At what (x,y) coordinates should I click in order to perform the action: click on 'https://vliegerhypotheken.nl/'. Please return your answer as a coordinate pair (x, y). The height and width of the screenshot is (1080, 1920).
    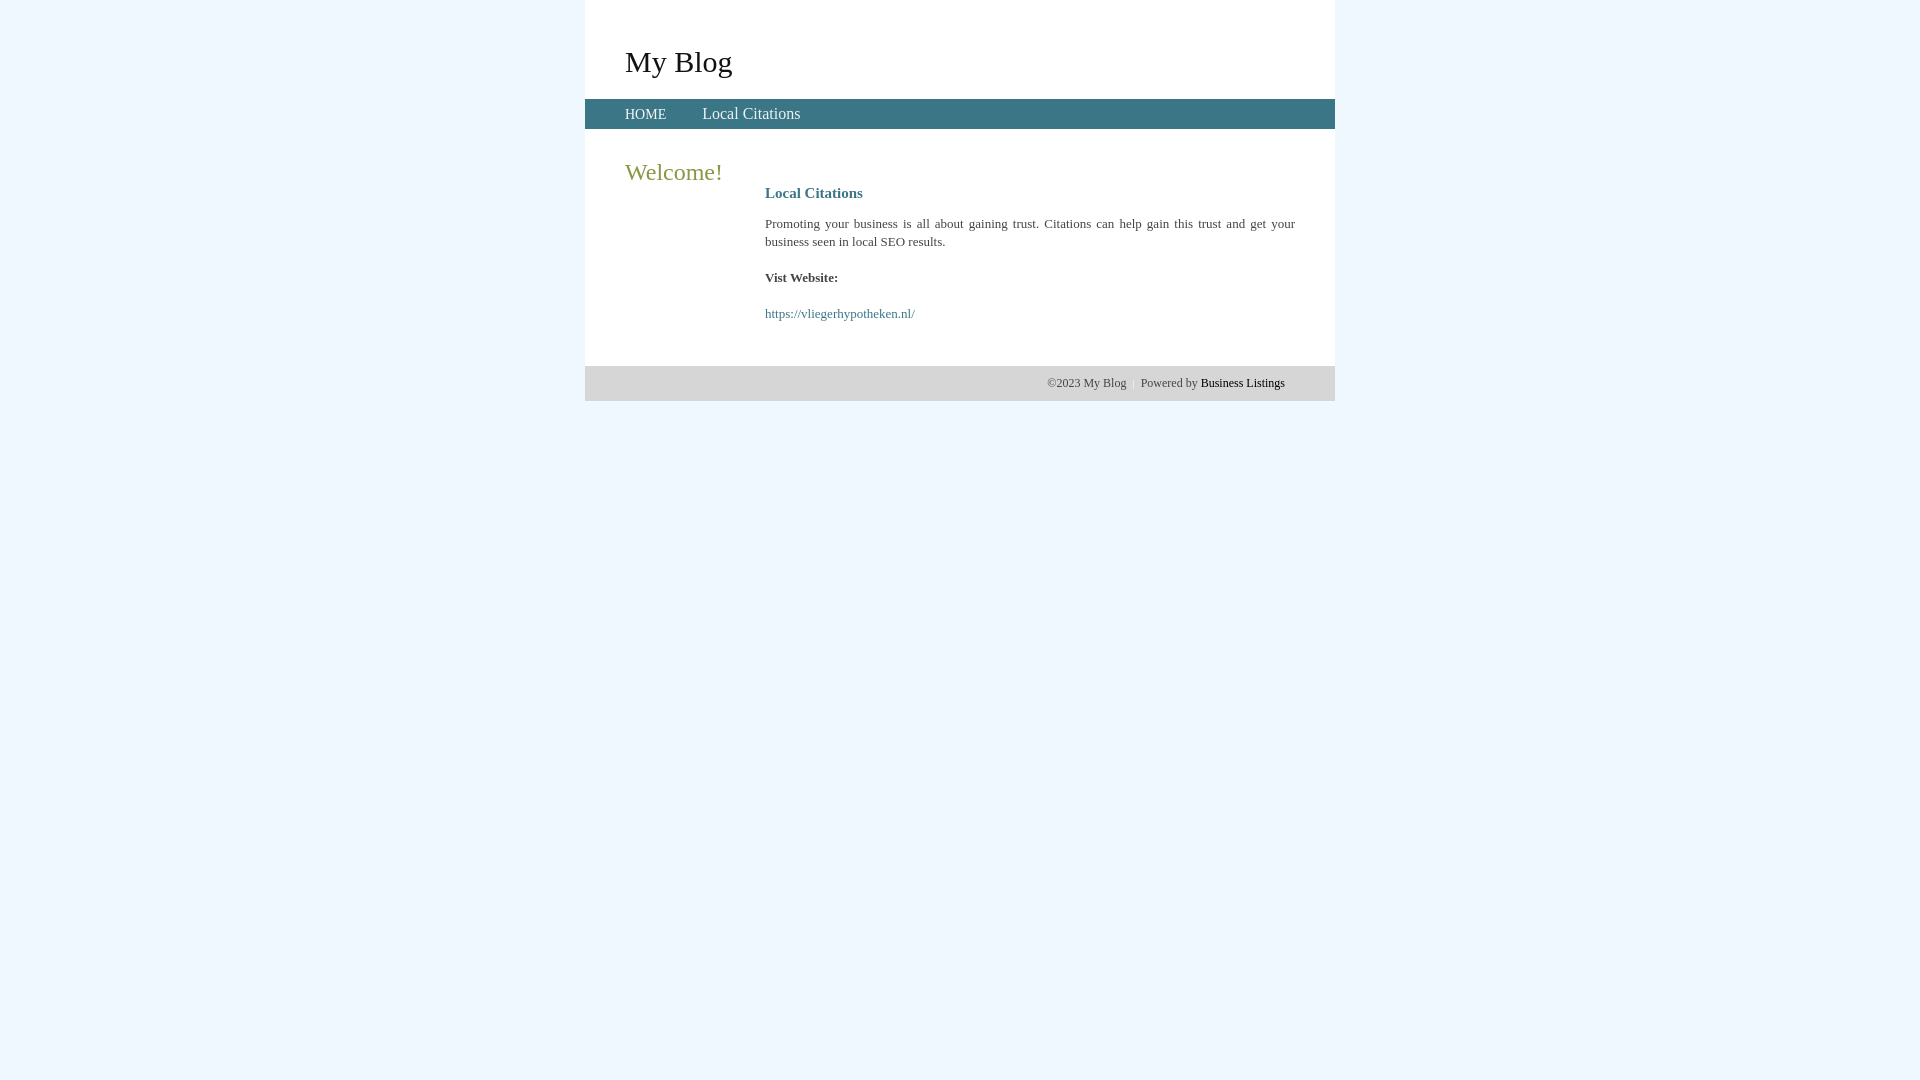
    Looking at the image, I should click on (840, 313).